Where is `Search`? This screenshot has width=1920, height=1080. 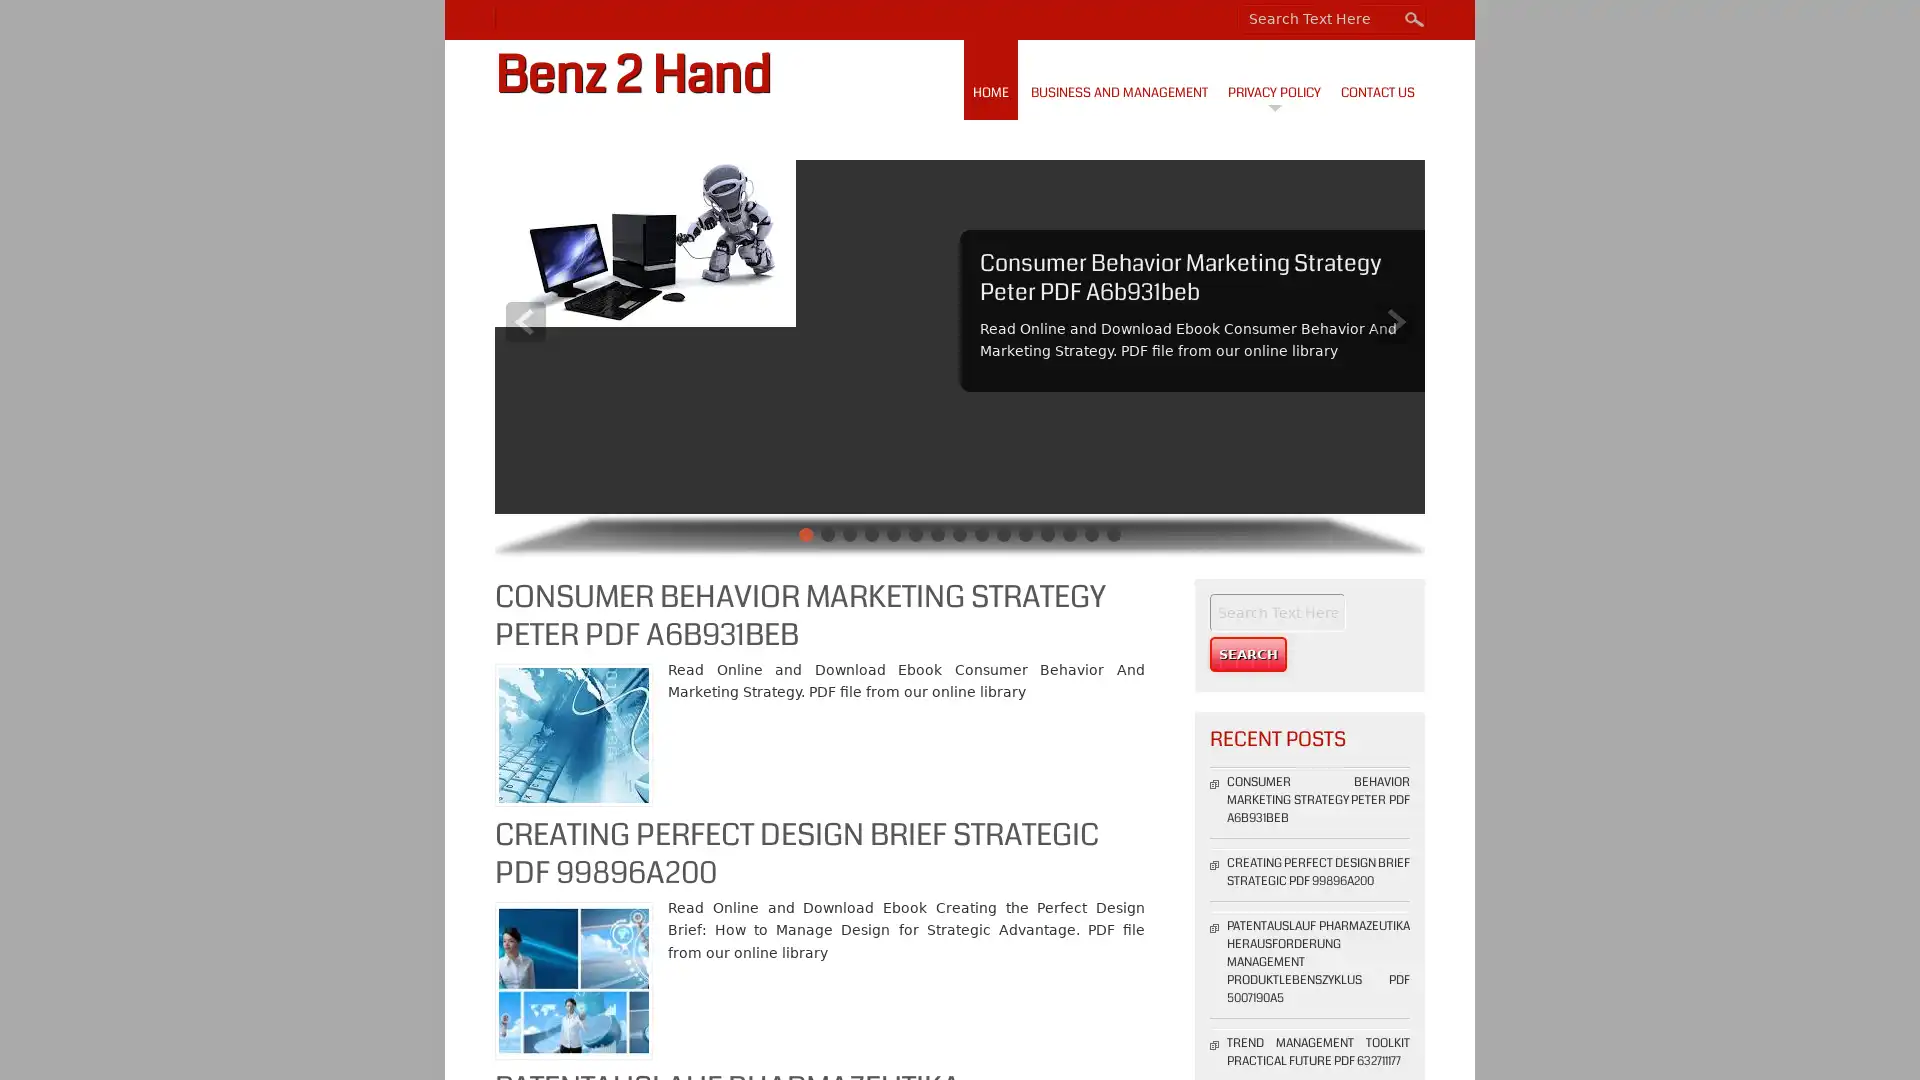
Search is located at coordinates (1247, 654).